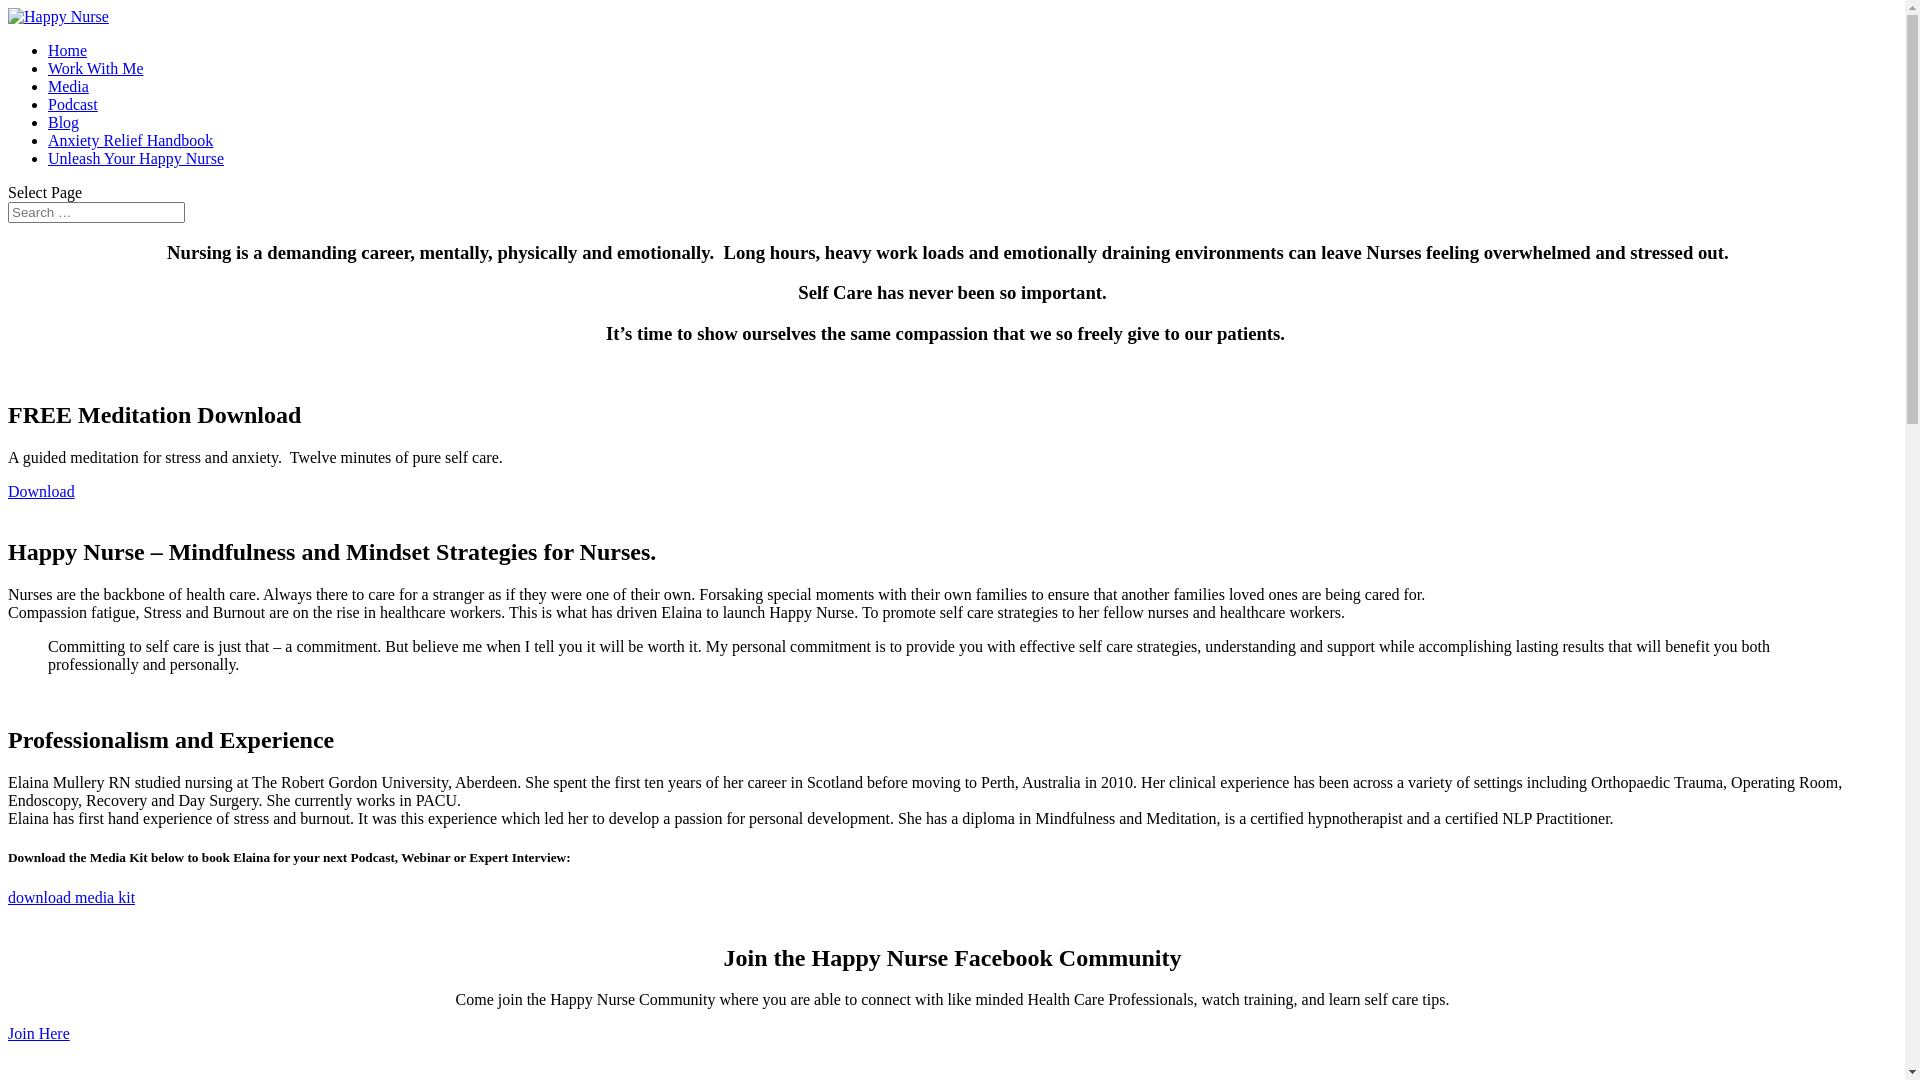 The image size is (1920, 1080). I want to click on 'Anxiety Relief Handbook', so click(129, 139).